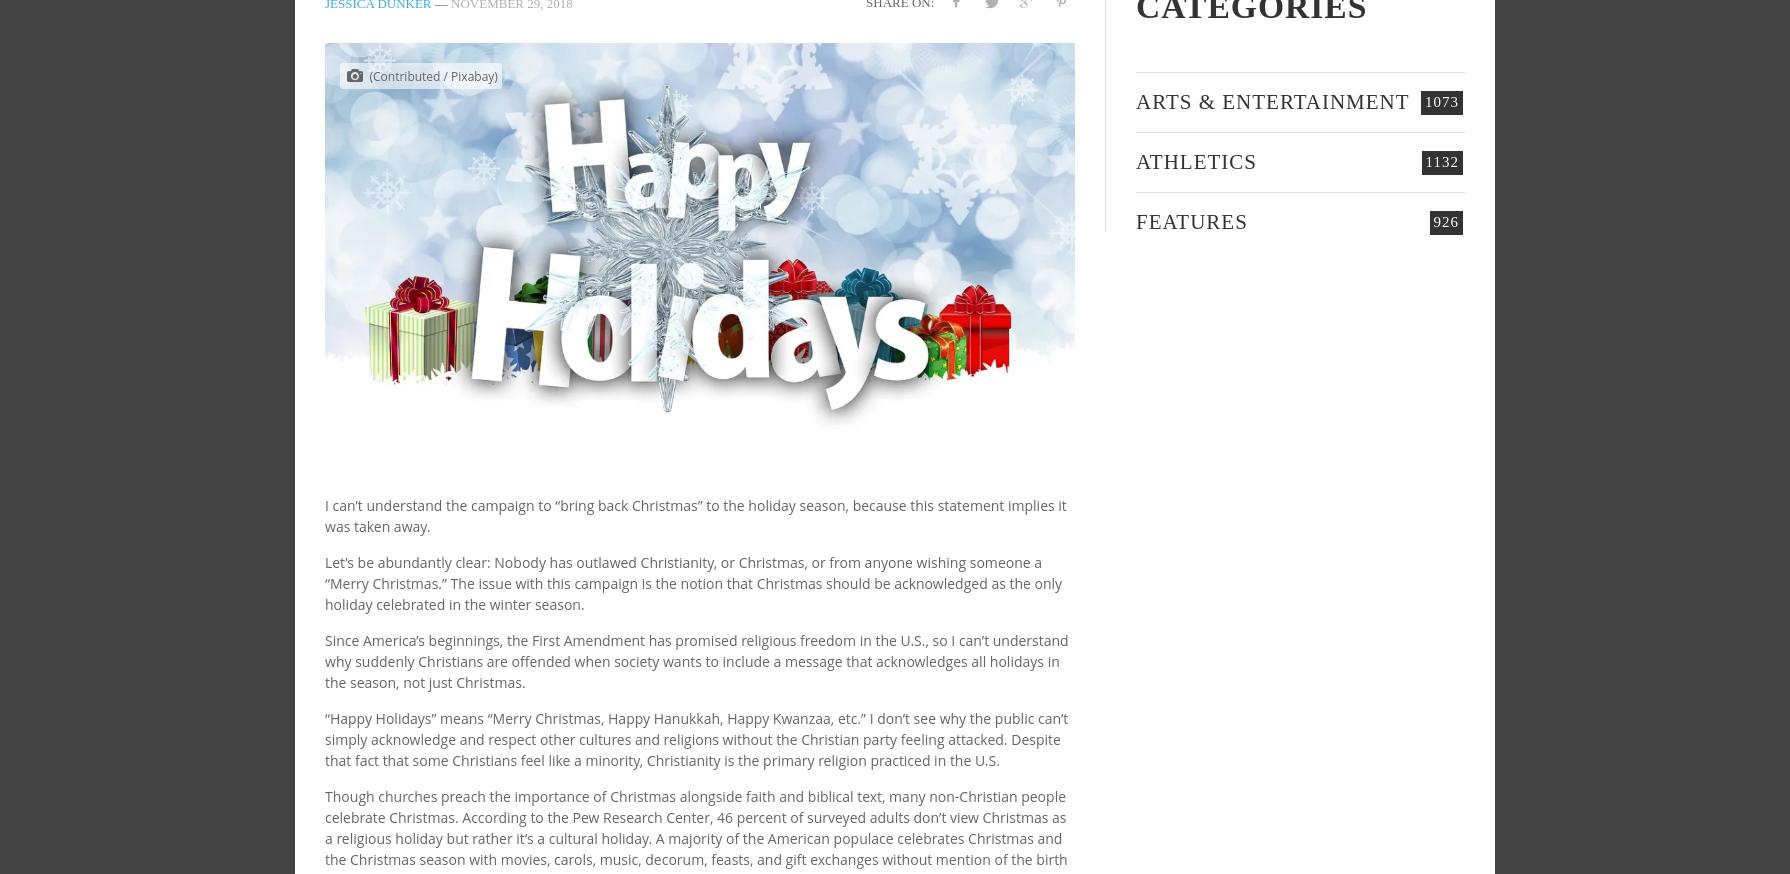 The height and width of the screenshot is (874, 1790). Describe the element at coordinates (695, 738) in the screenshot. I see `'“Happy Holidays” means “Merry Christmas, Happy Hanukkah, Happy Kwanzaa, etc.” I don’t see why the public can’t simply acknowledge and respect other cultures and religions without the Christian party feeling attacked. Despite that fact that some Christians feel like a minority, Christianity is the primary religion practiced in the U.S.'` at that location.